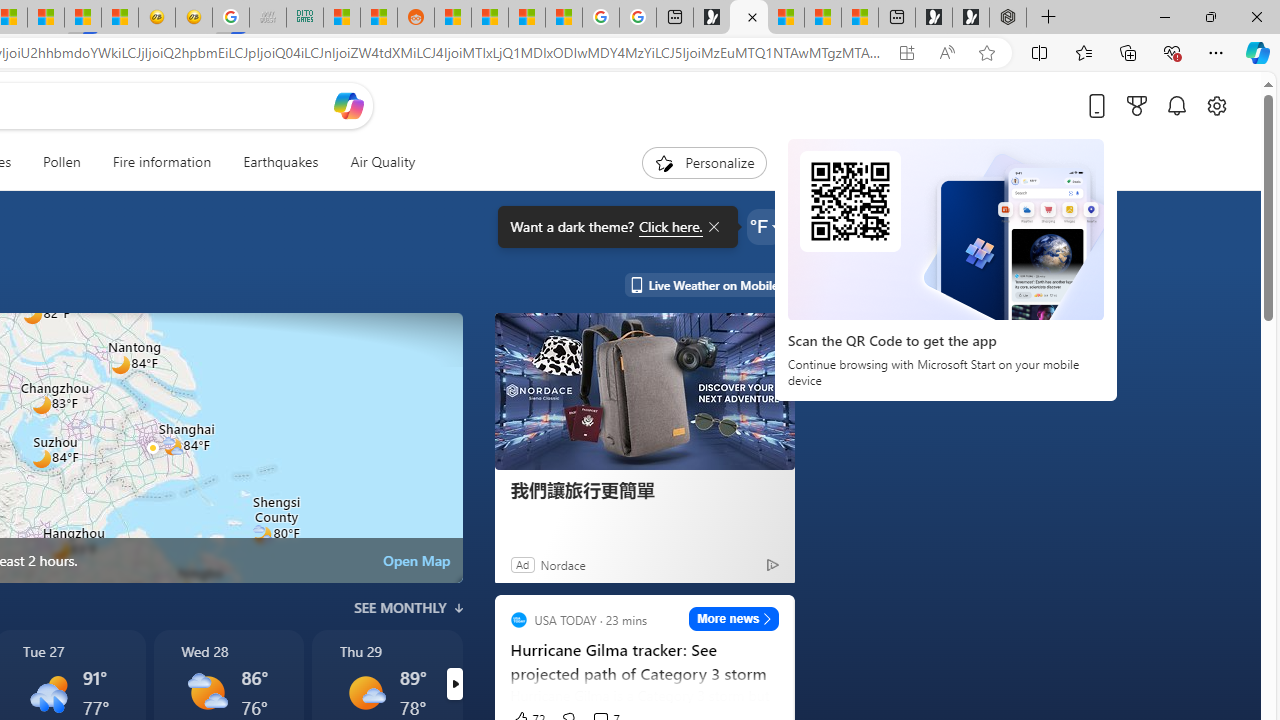 The image size is (1280, 720). I want to click on 'Earthquakes', so click(279, 162).